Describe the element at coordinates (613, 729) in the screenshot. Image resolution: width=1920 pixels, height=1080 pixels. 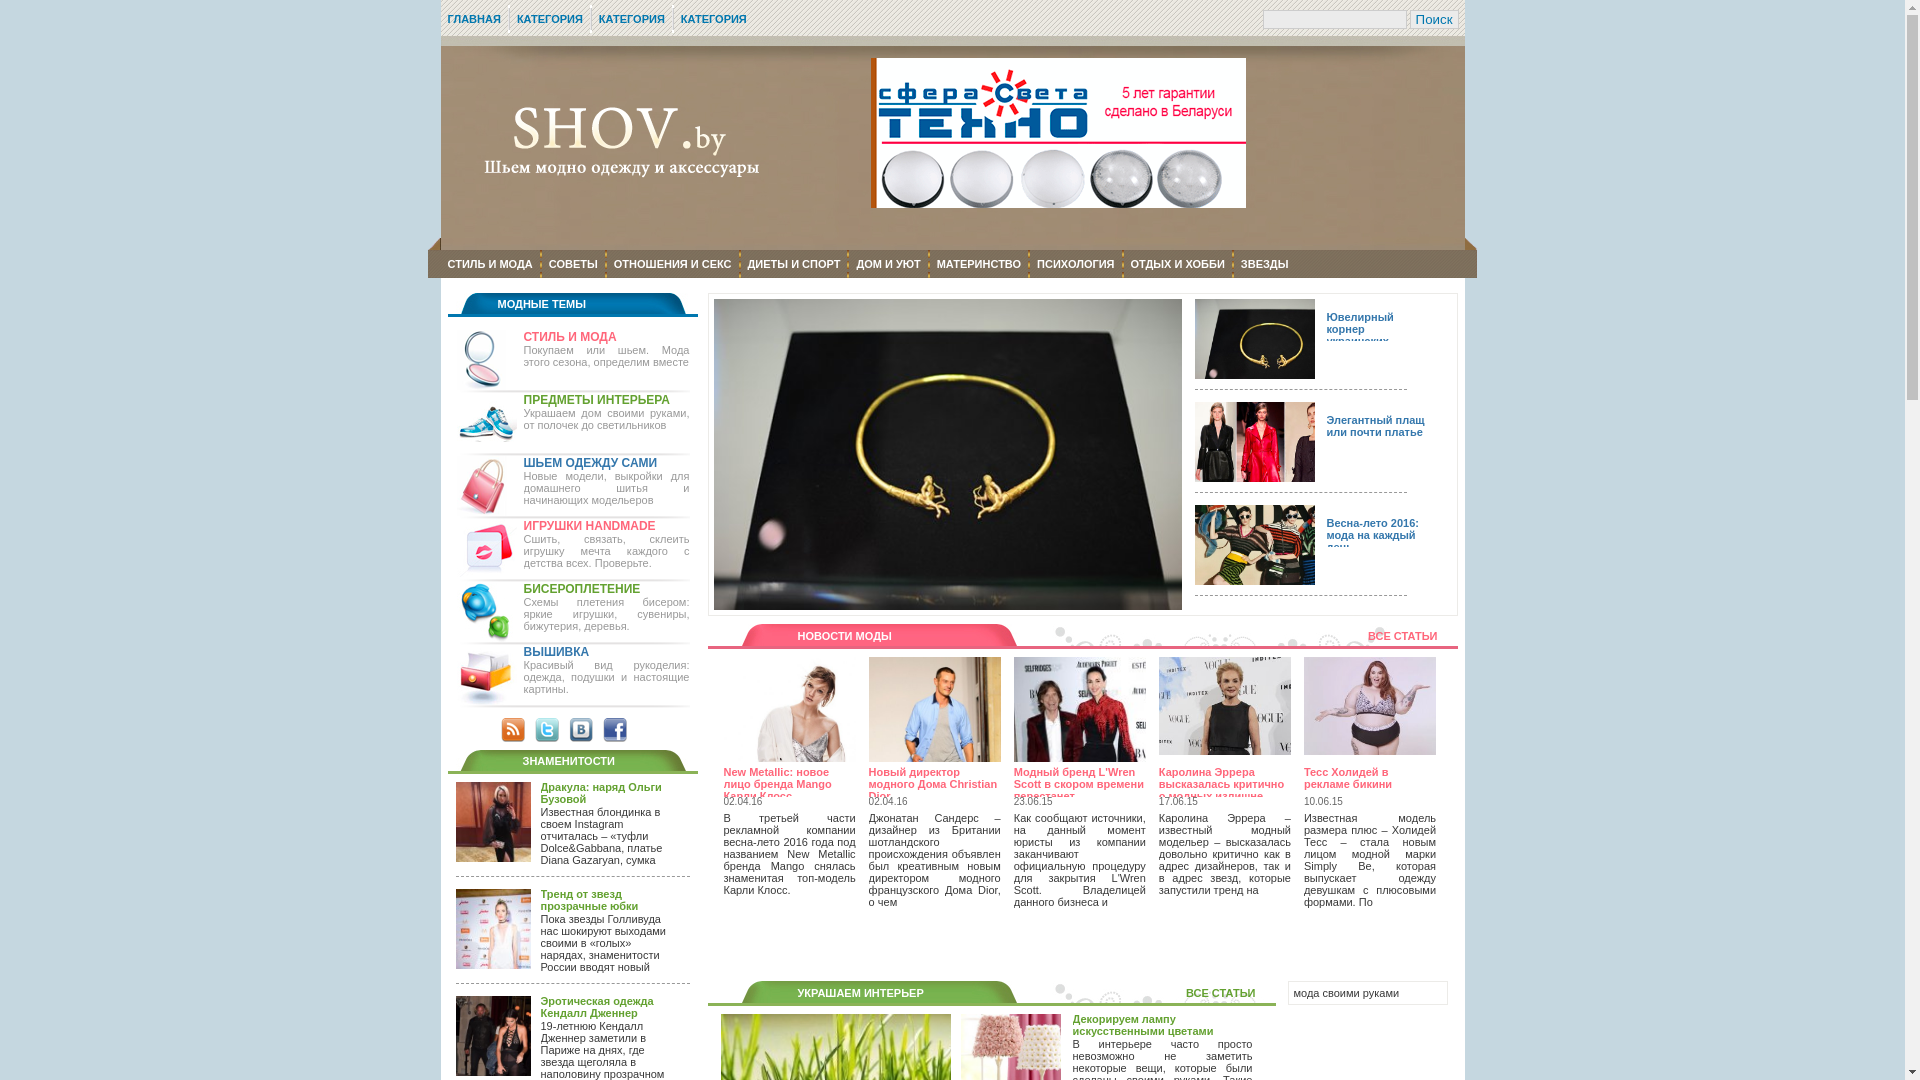
I see `'Facebook'` at that location.